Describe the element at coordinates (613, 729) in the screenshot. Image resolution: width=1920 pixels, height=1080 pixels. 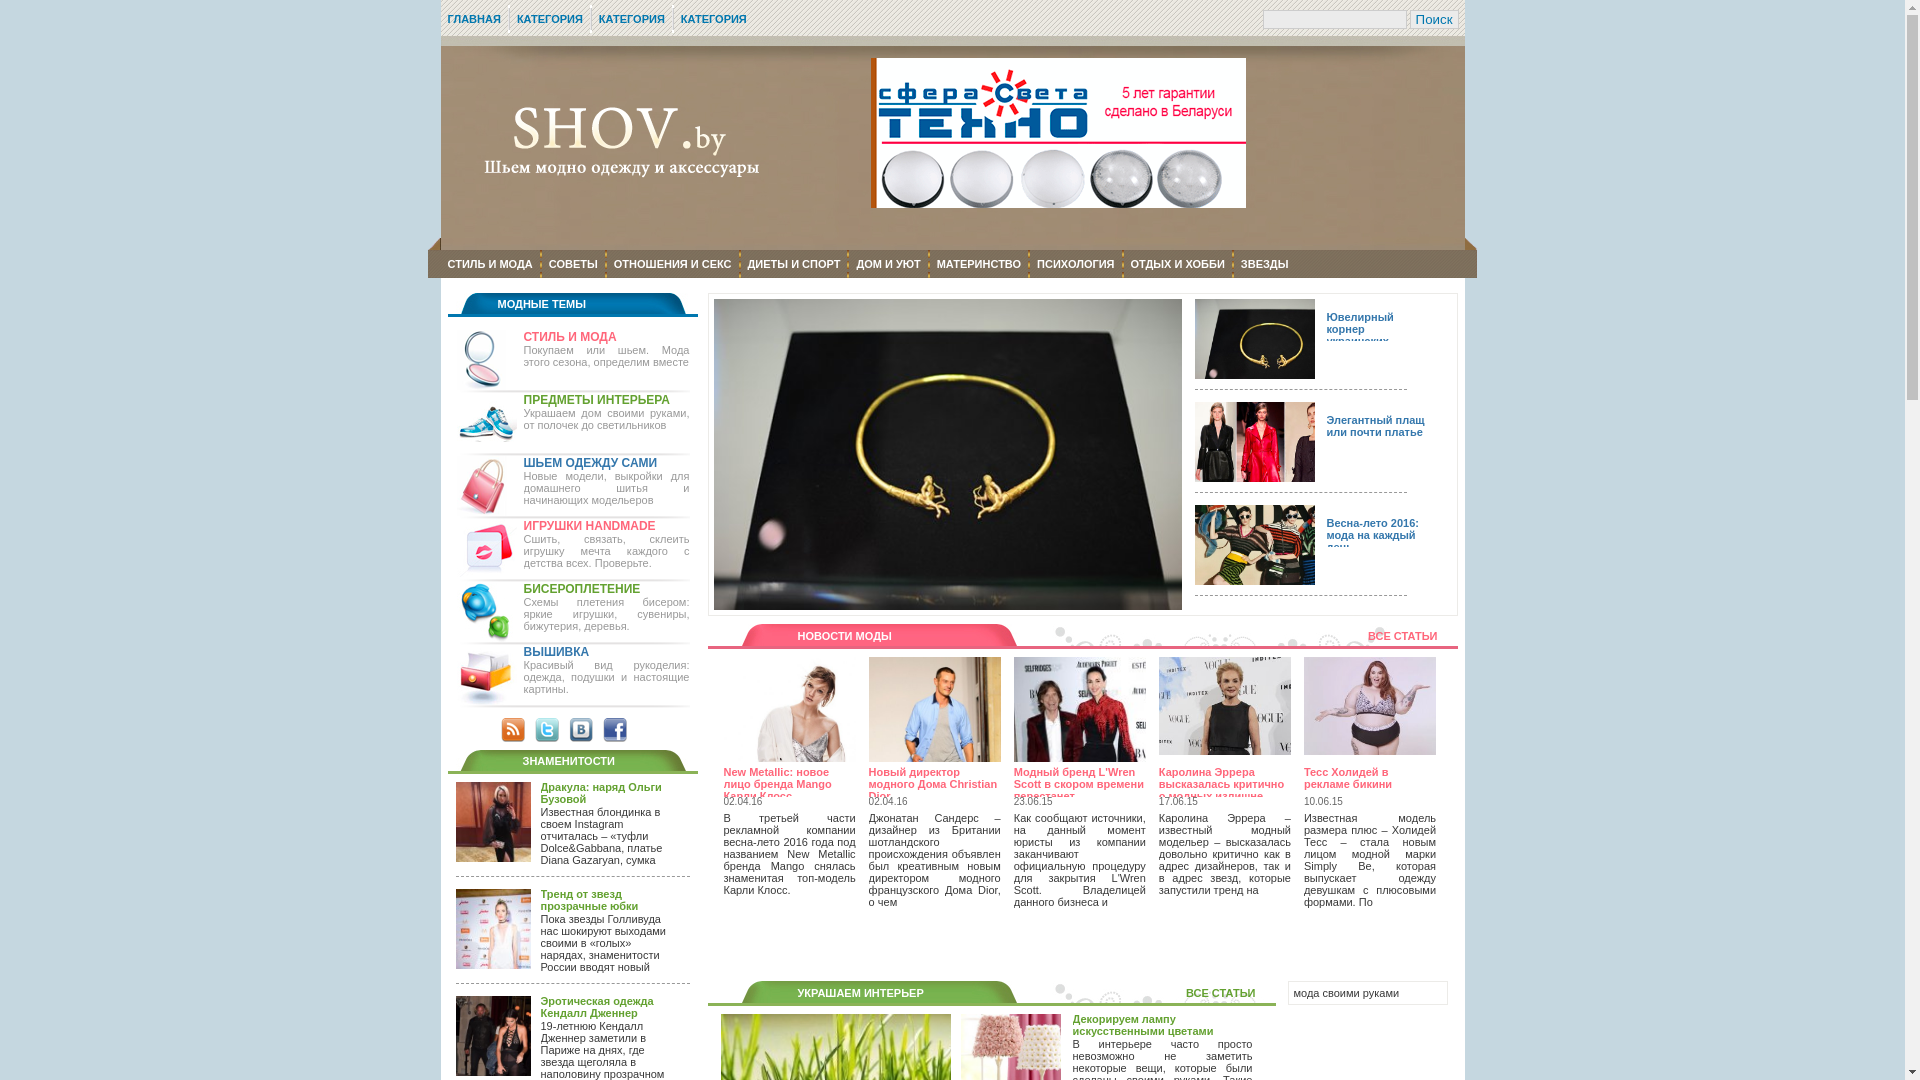
I see `'Facebook'` at that location.